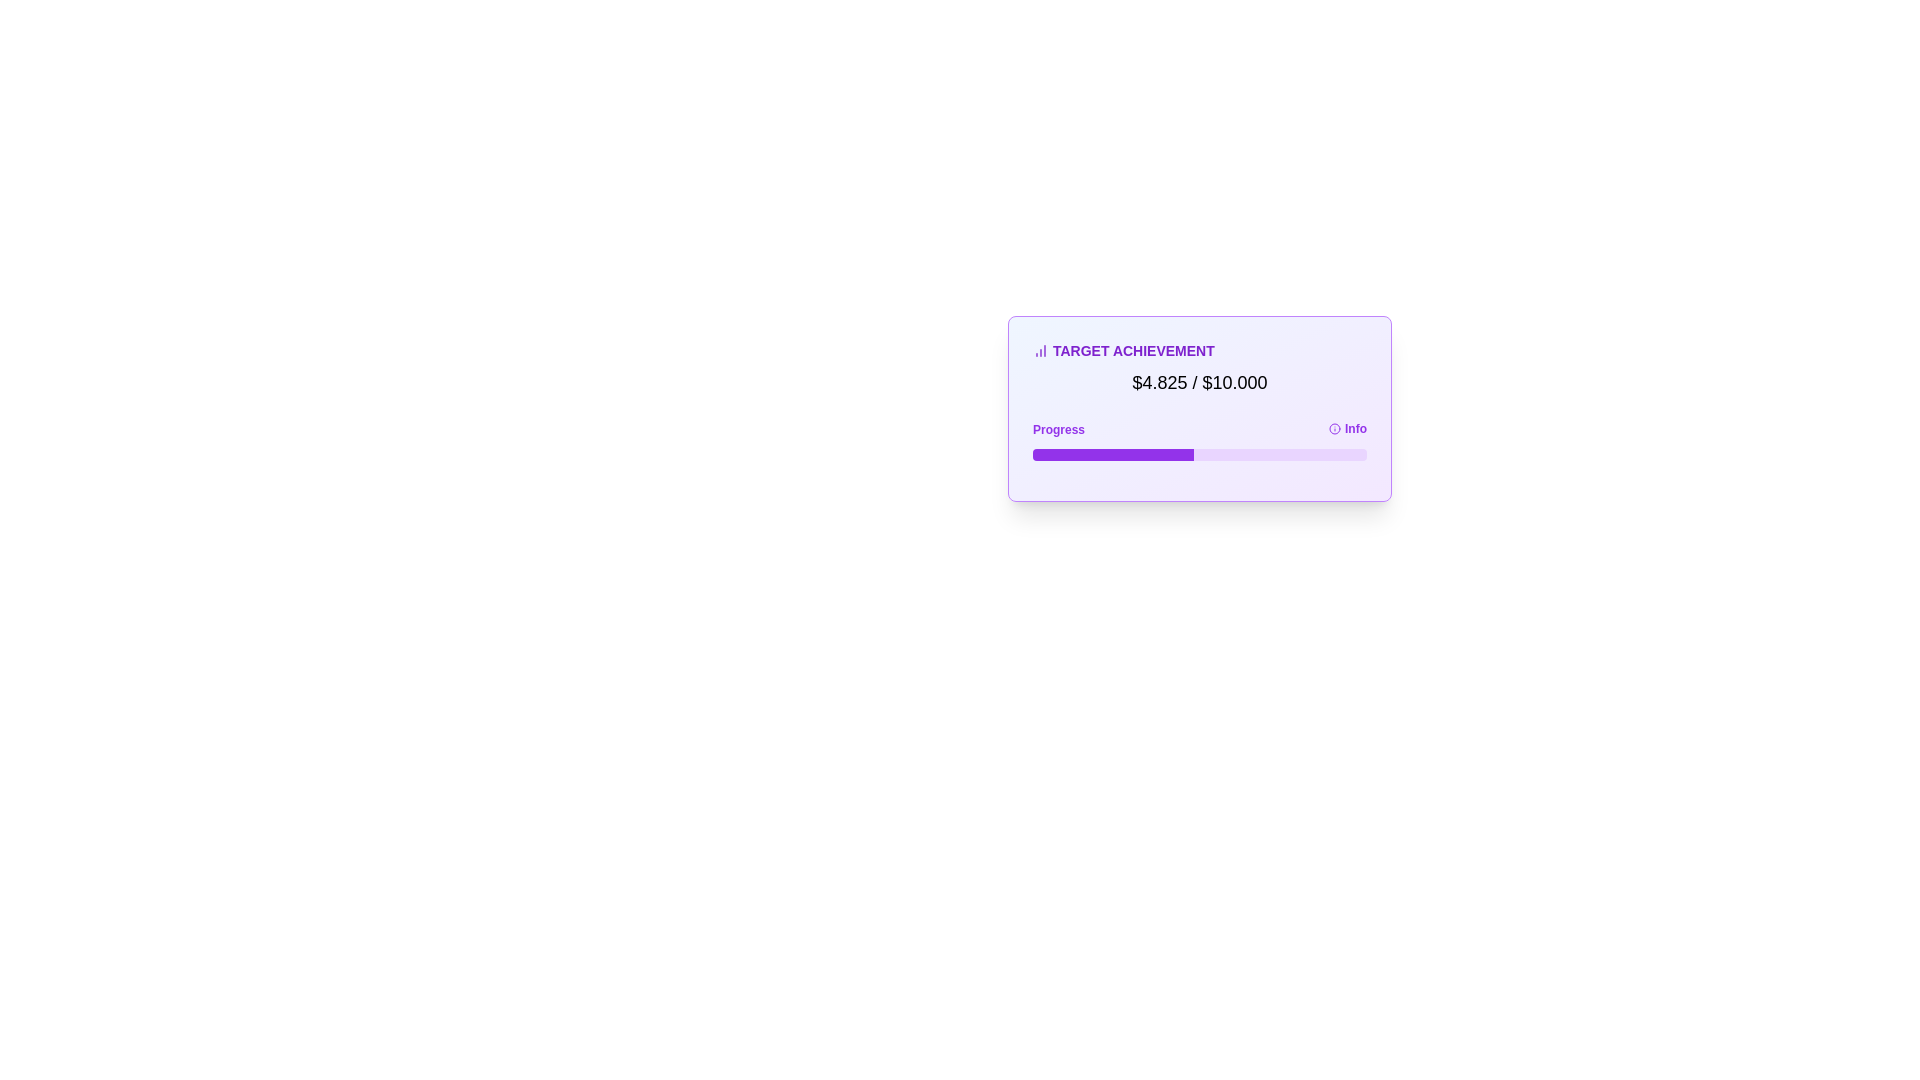 The height and width of the screenshot is (1080, 1920). What do you see at coordinates (1334, 427) in the screenshot?
I see `the small outlined circular icon indicating information located at the bottom-right corner of the 'Target Achievement' panel` at bounding box center [1334, 427].